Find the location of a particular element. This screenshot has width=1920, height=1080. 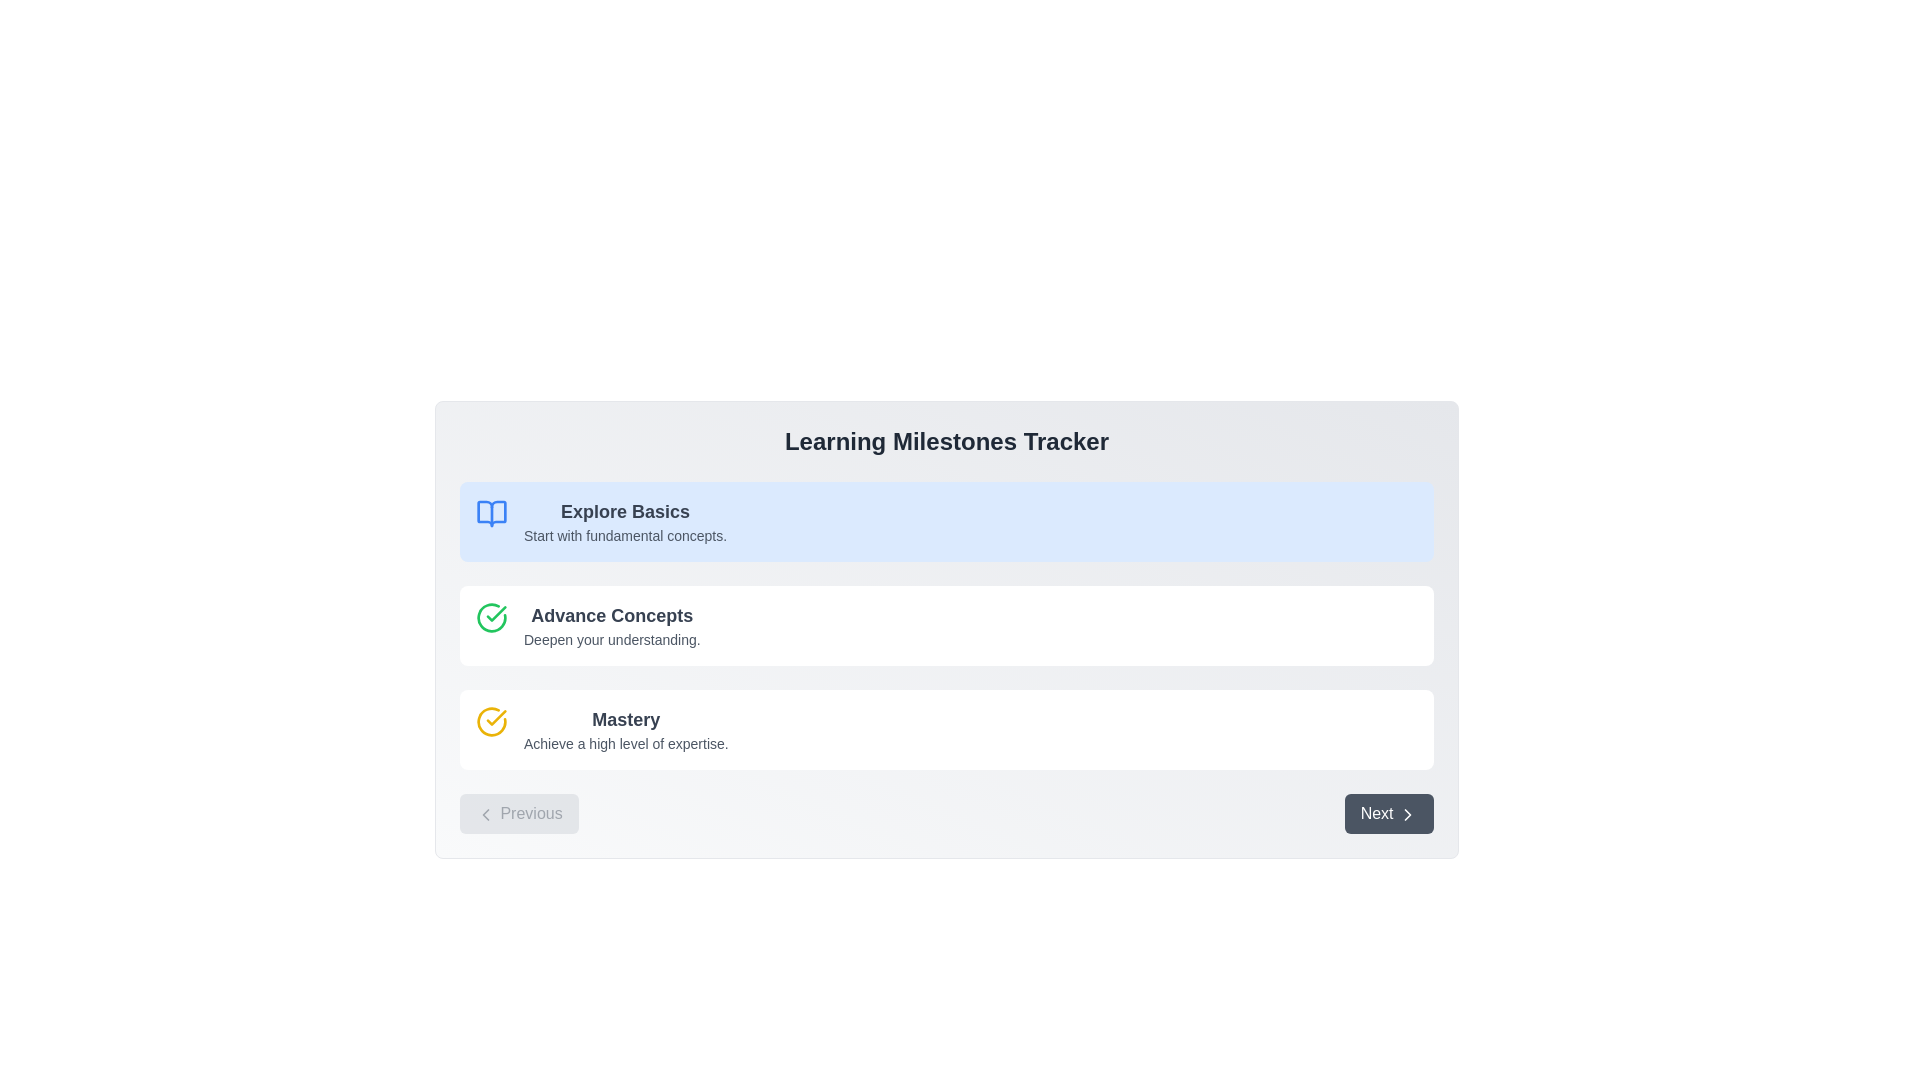

the 'Explore Basics' icon, which serves as a visual cue for the section, located at the leftmost part aligned with the text 'Explore Basics' is located at coordinates (491, 512).